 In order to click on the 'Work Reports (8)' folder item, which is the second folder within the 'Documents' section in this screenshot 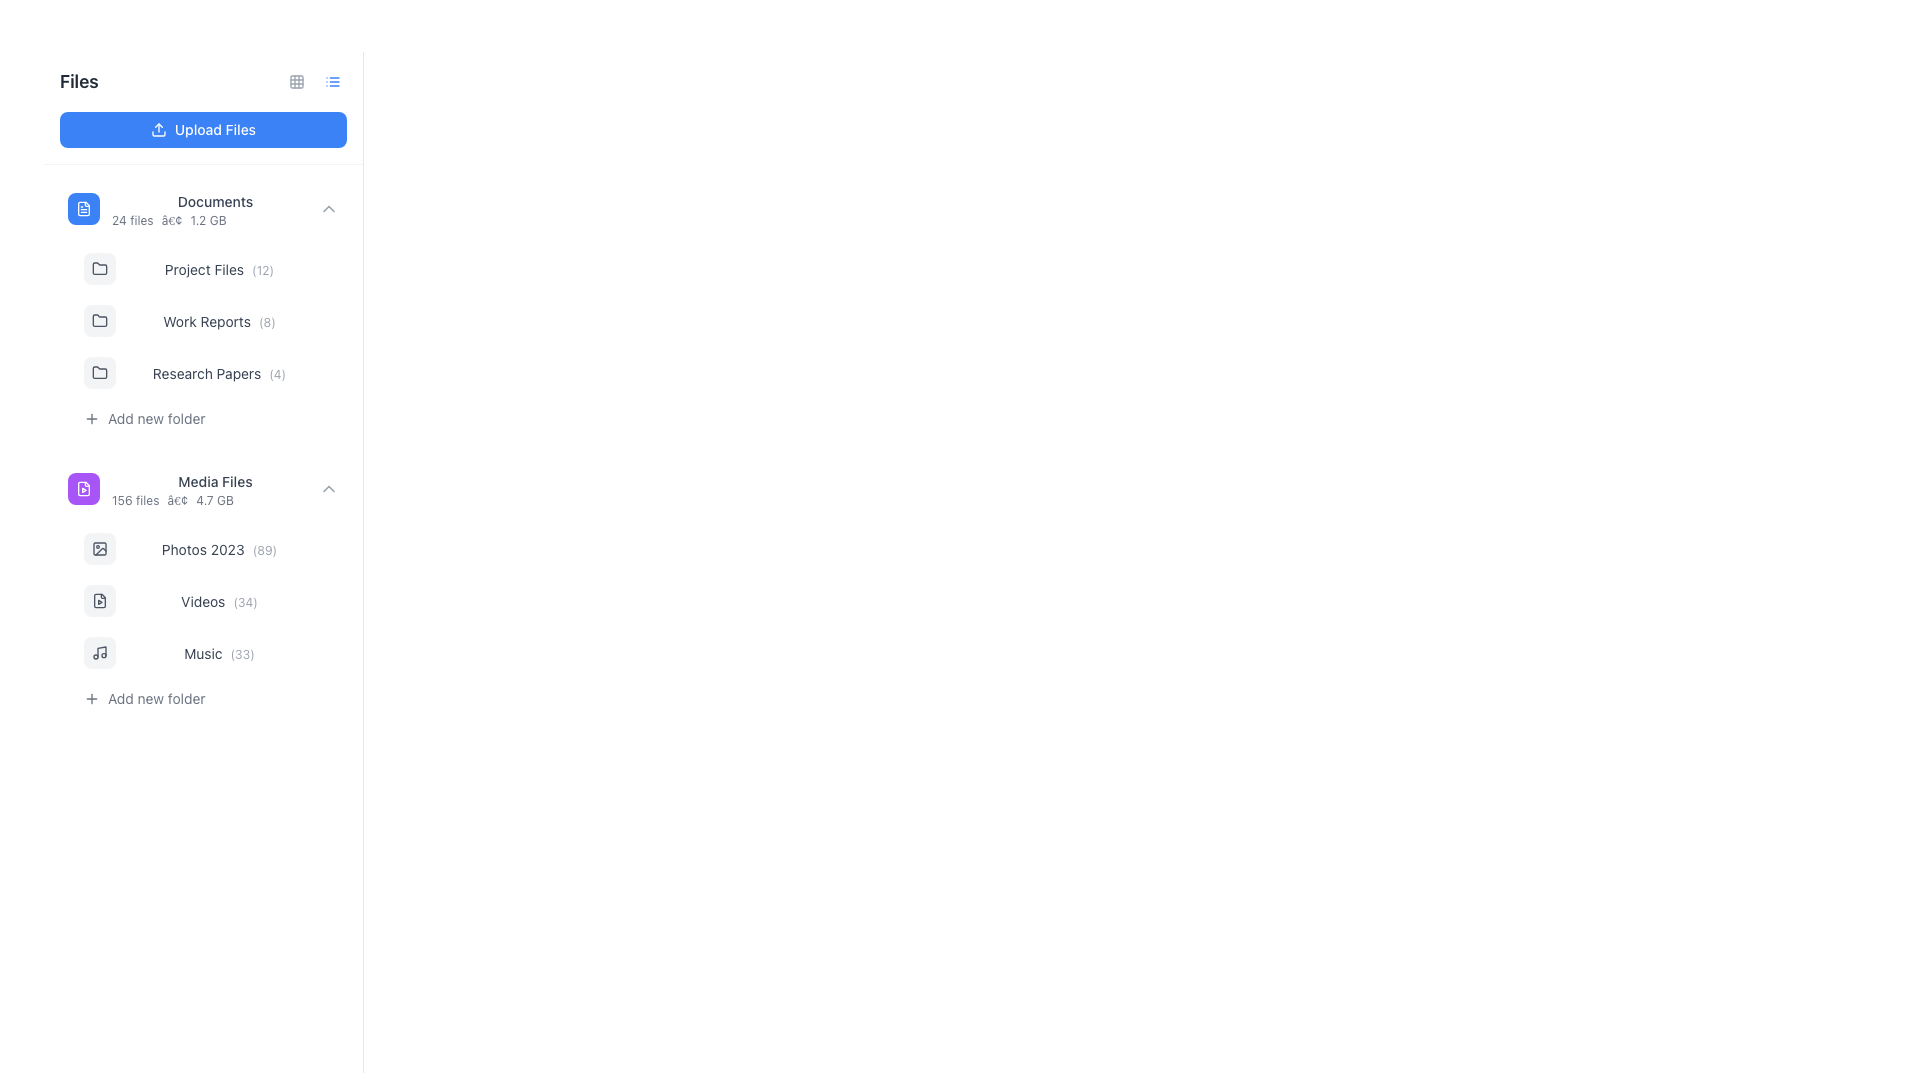, I will do `click(211, 319)`.